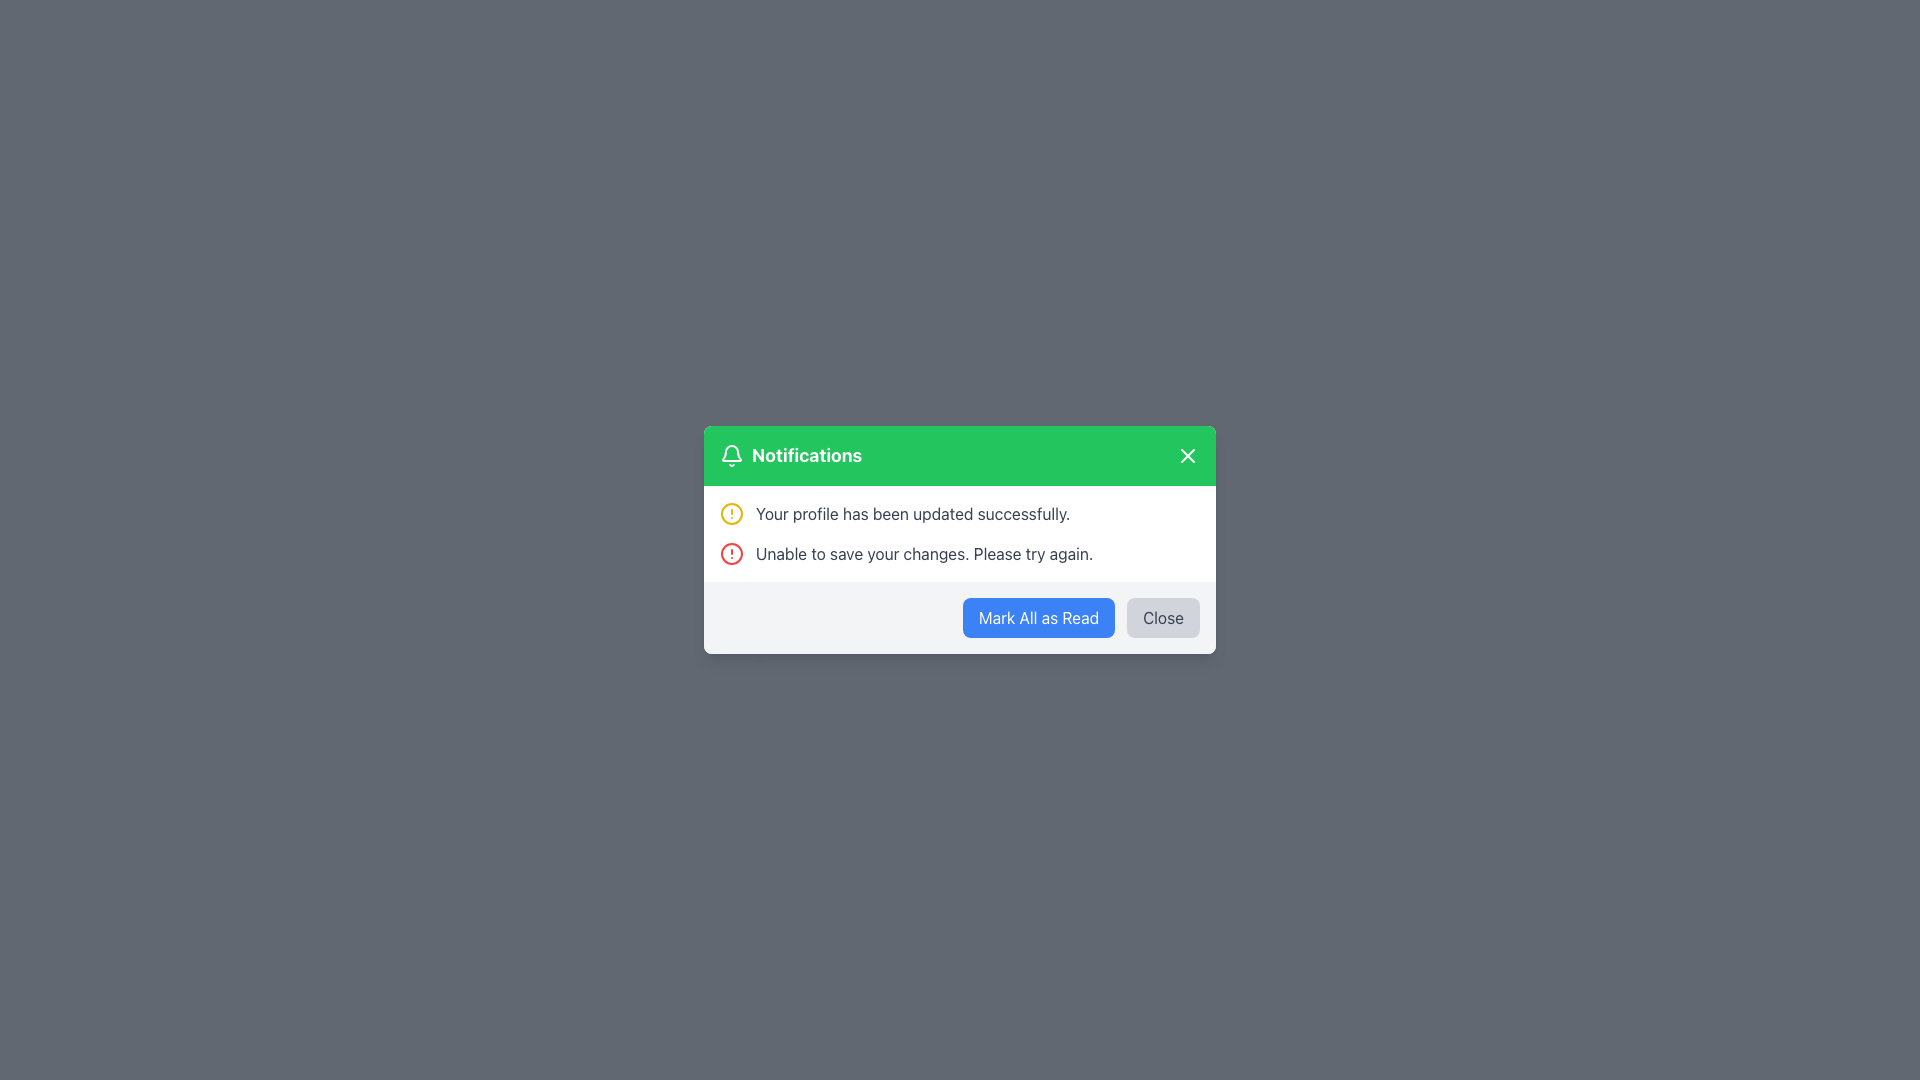  Describe the element at coordinates (730, 512) in the screenshot. I see `the circular element of the warning icon located before the text 'Unable to save your changes. Please try again.'` at that location.